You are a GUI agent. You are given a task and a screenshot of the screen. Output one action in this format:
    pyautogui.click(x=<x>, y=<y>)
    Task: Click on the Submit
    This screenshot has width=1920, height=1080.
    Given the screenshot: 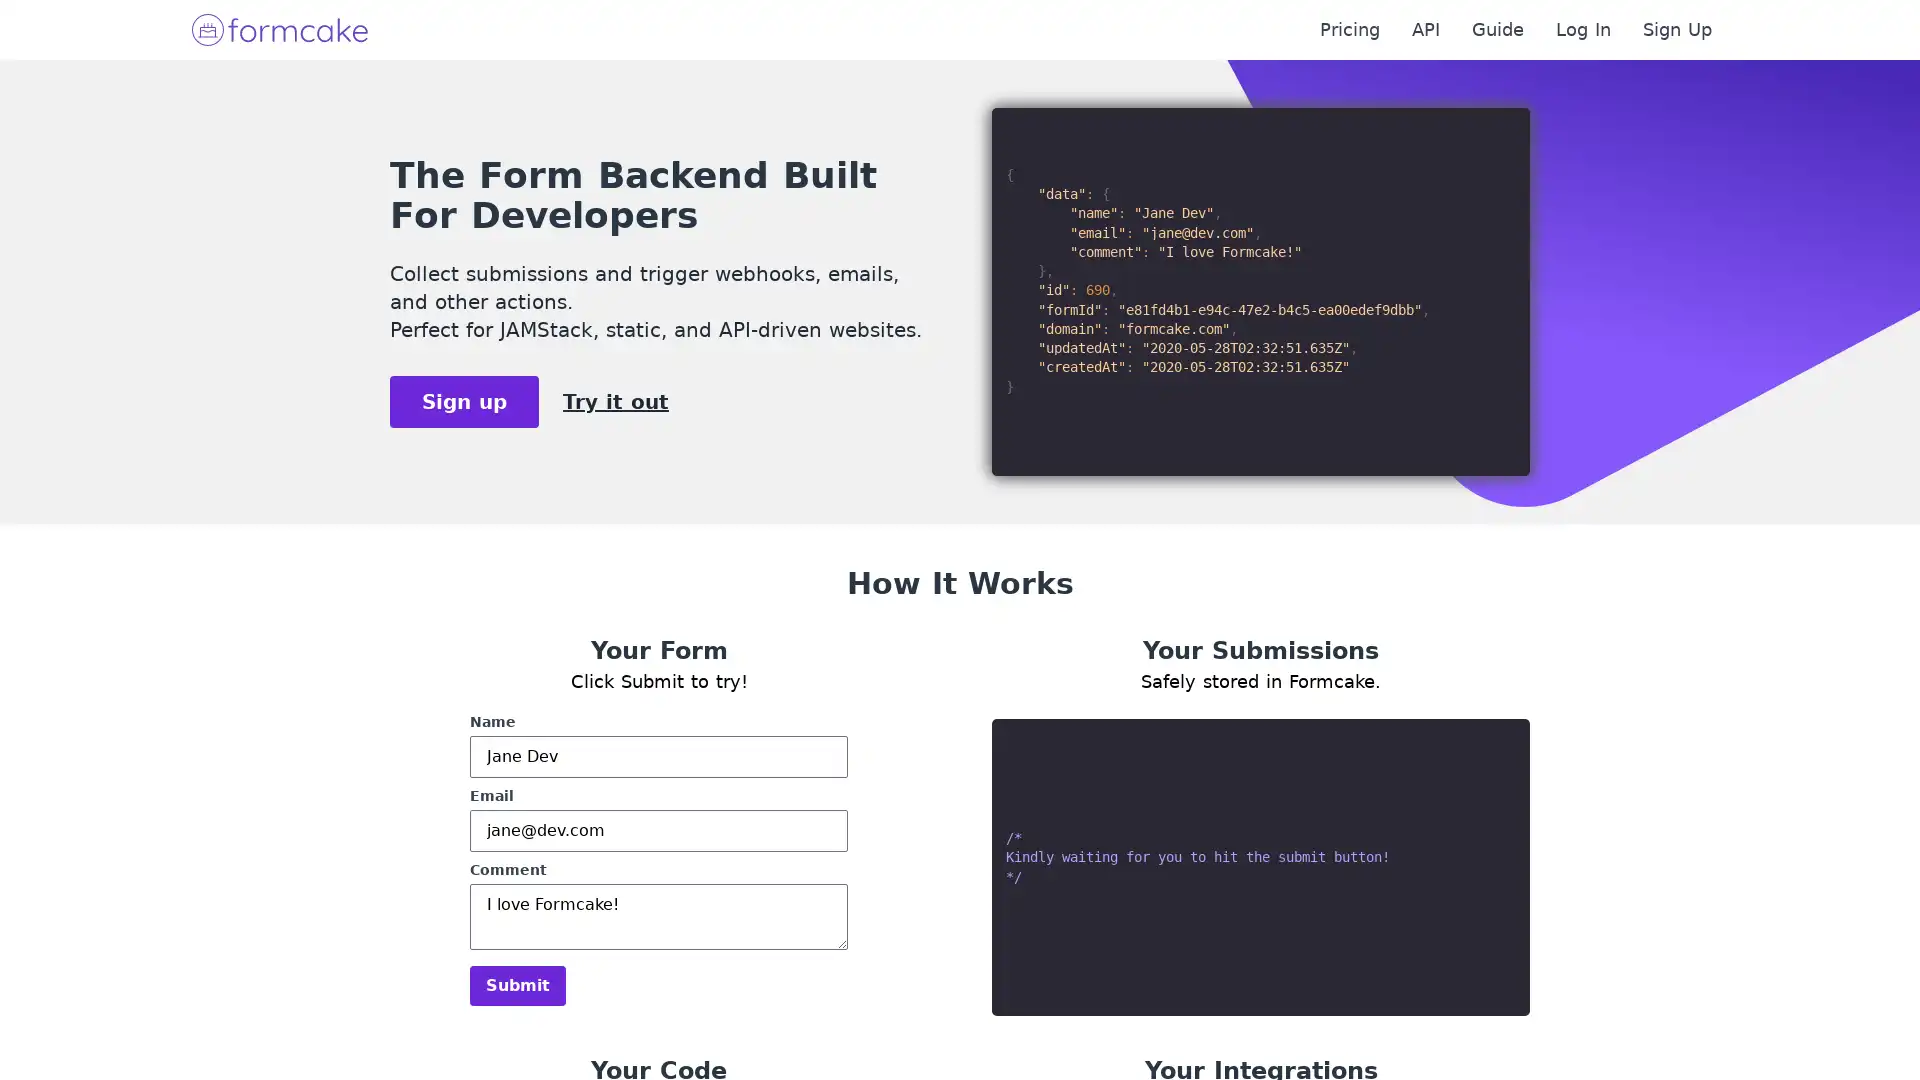 What is the action you would take?
    pyautogui.click(x=518, y=983)
    